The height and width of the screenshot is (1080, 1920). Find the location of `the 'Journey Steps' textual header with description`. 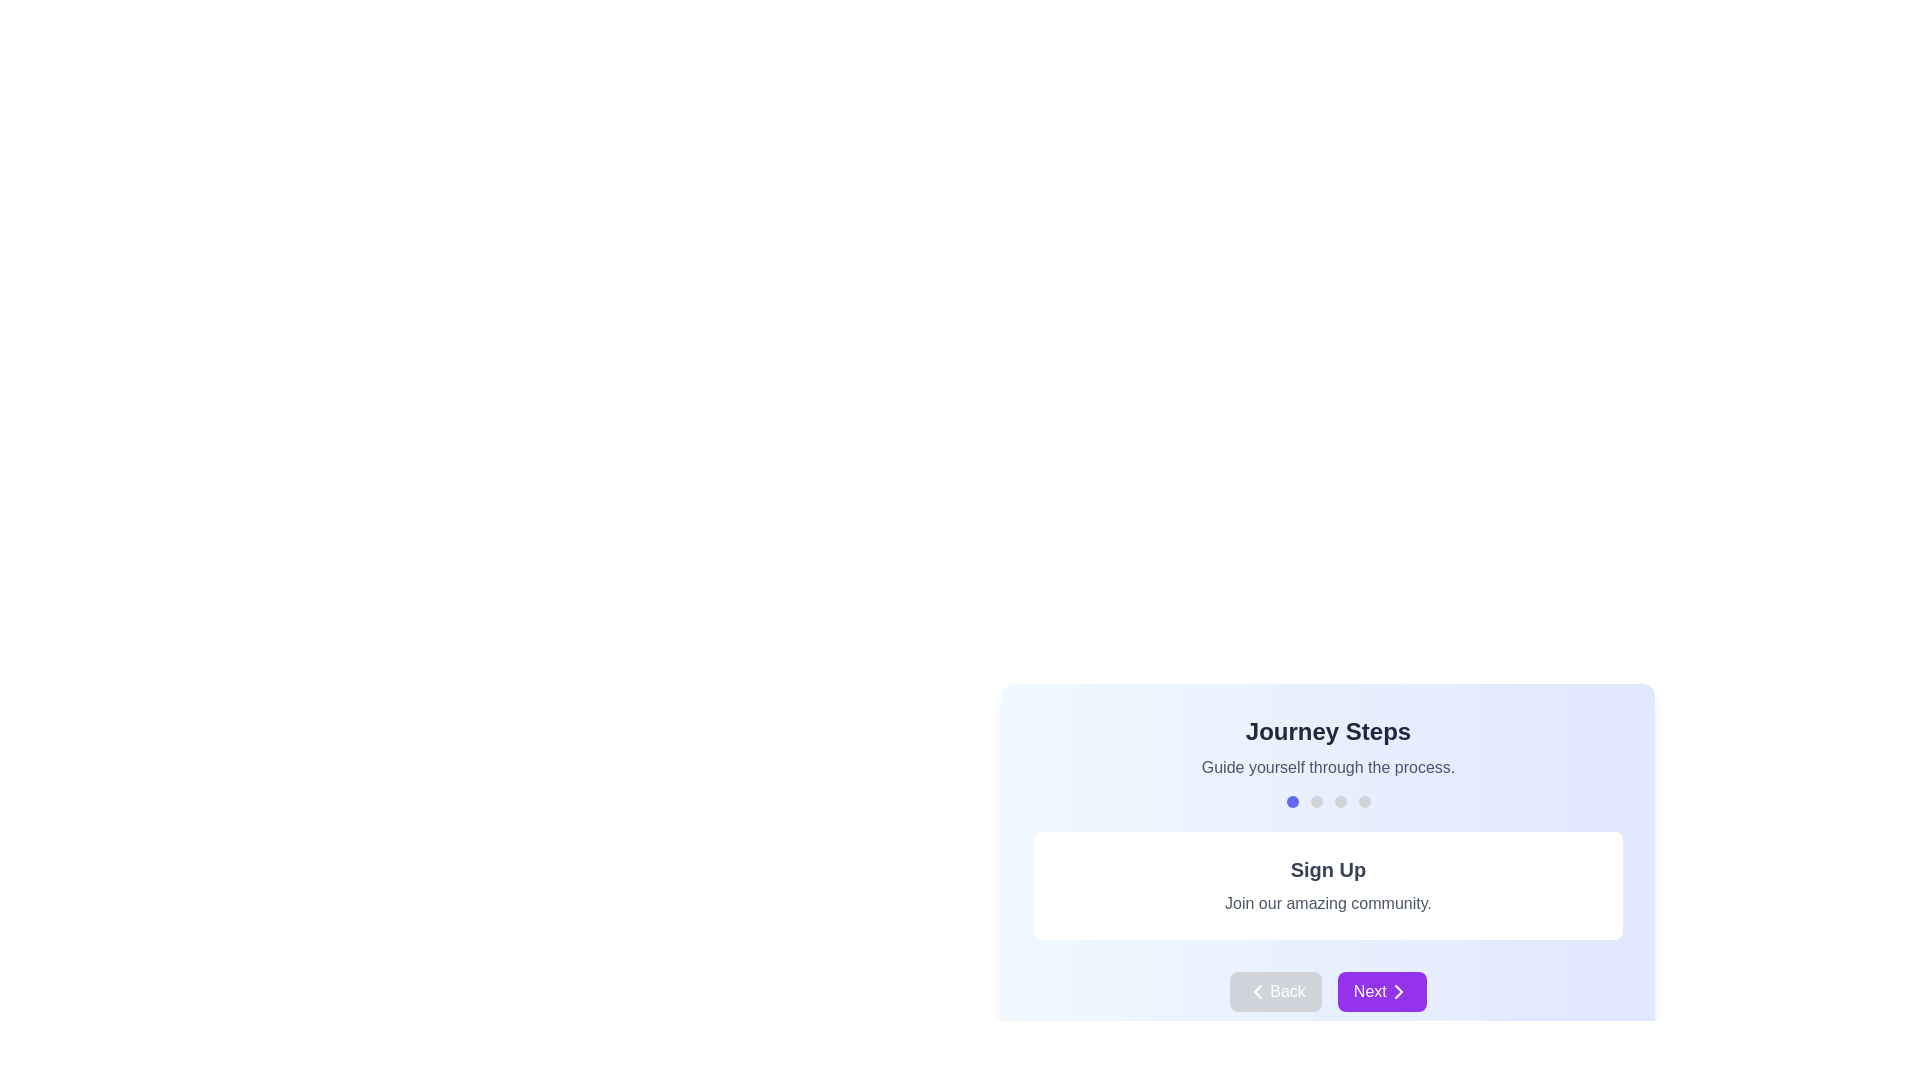

the 'Journey Steps' textual header with description is located at coordinates (1328, 748).